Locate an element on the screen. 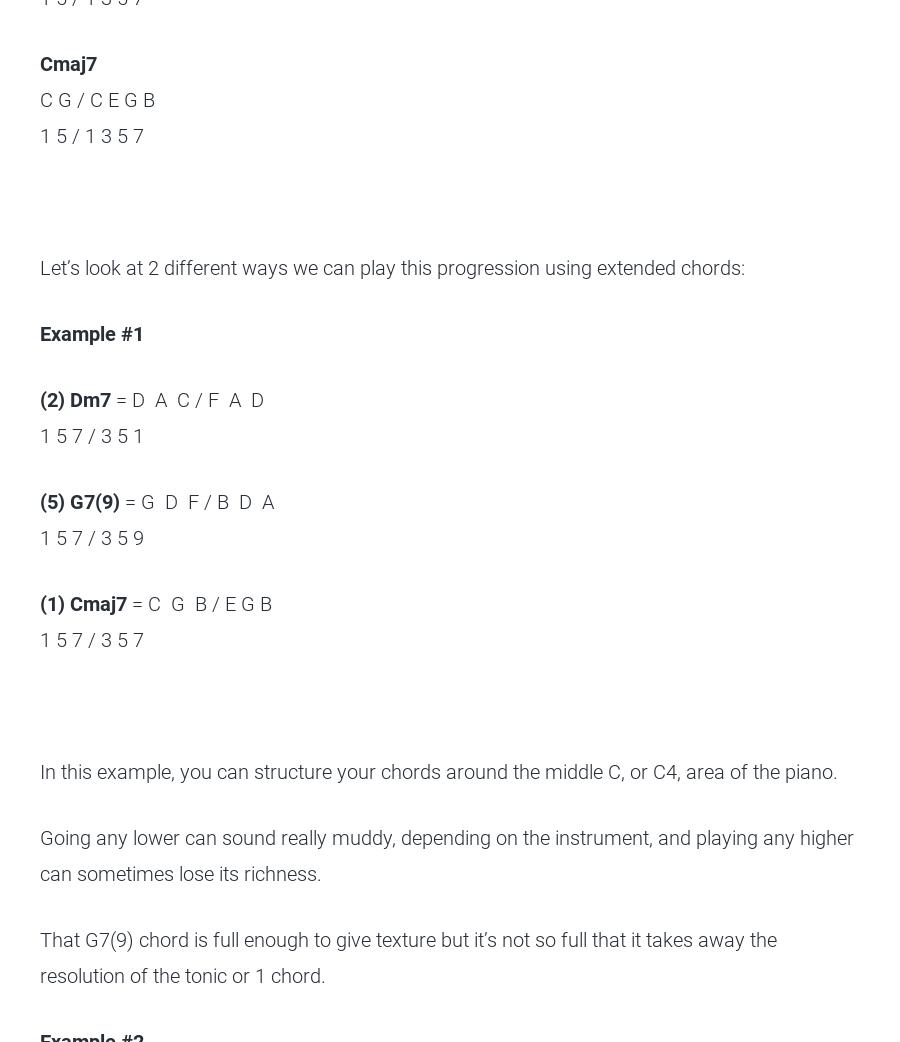  'Cmaj7' is located at coordinates (67, 62).